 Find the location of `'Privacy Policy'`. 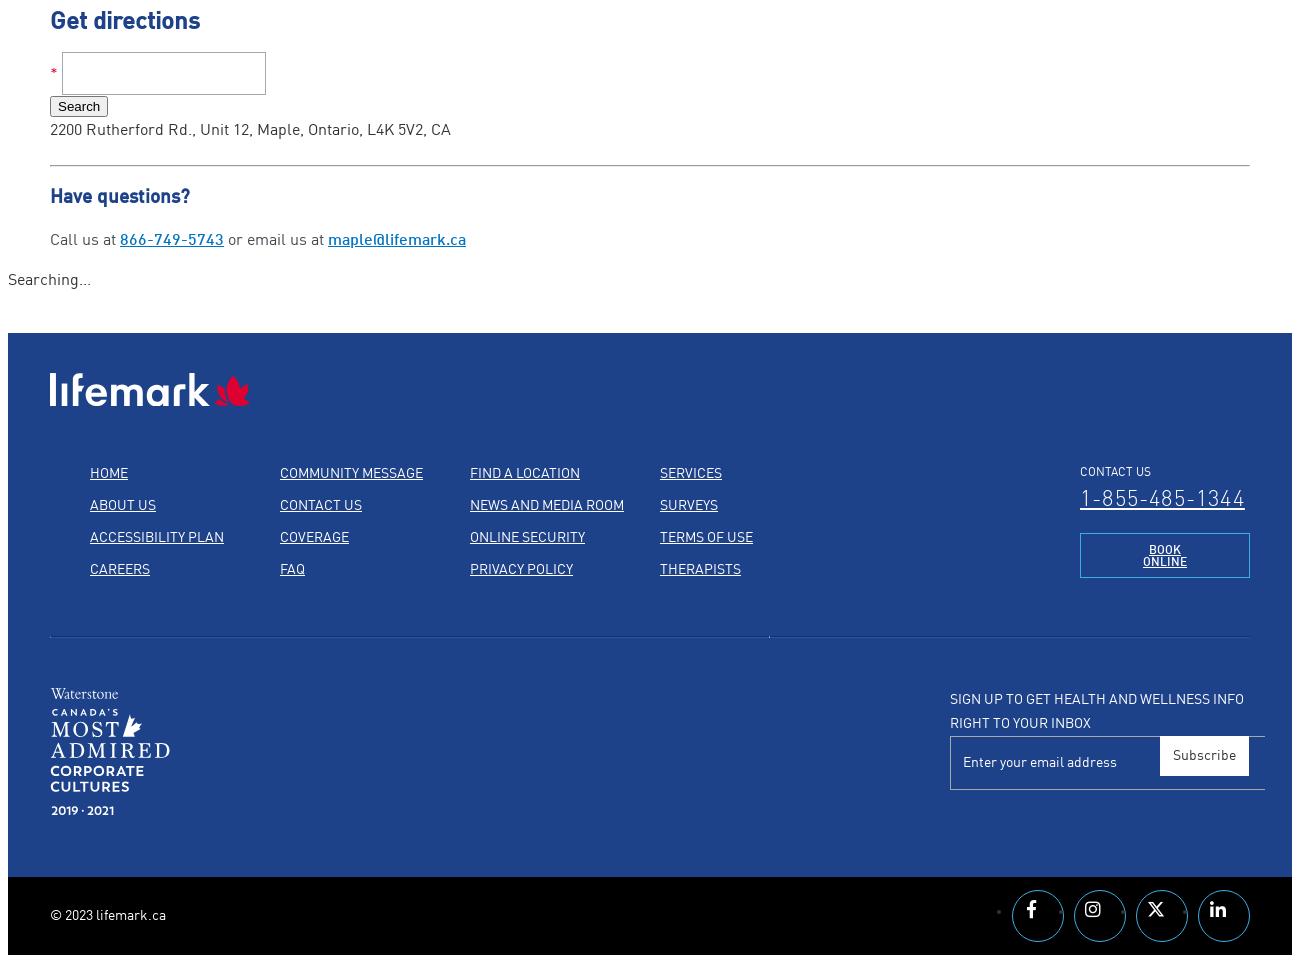

'Privacy Policy' is located at coordinates (521, 568).